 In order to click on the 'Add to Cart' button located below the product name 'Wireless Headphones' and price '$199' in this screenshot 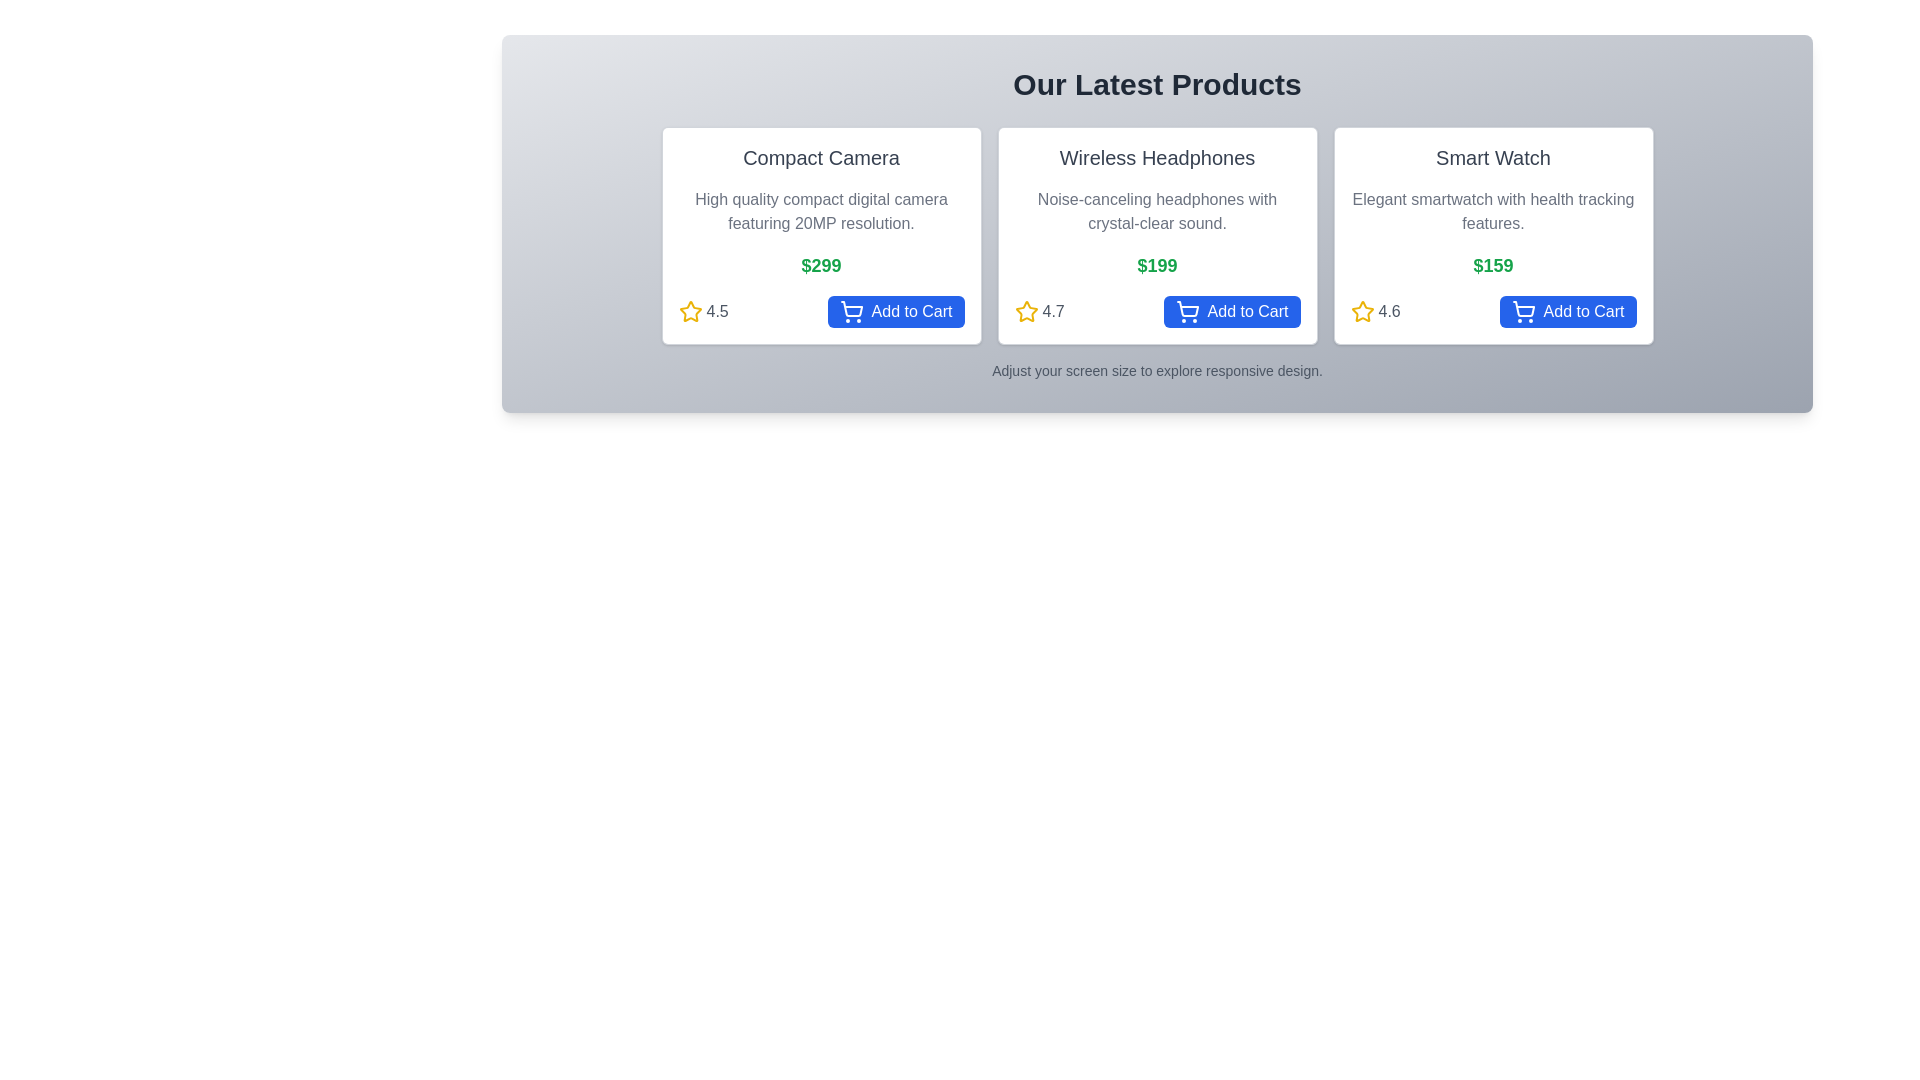, I will do `click(1231, 312)`.